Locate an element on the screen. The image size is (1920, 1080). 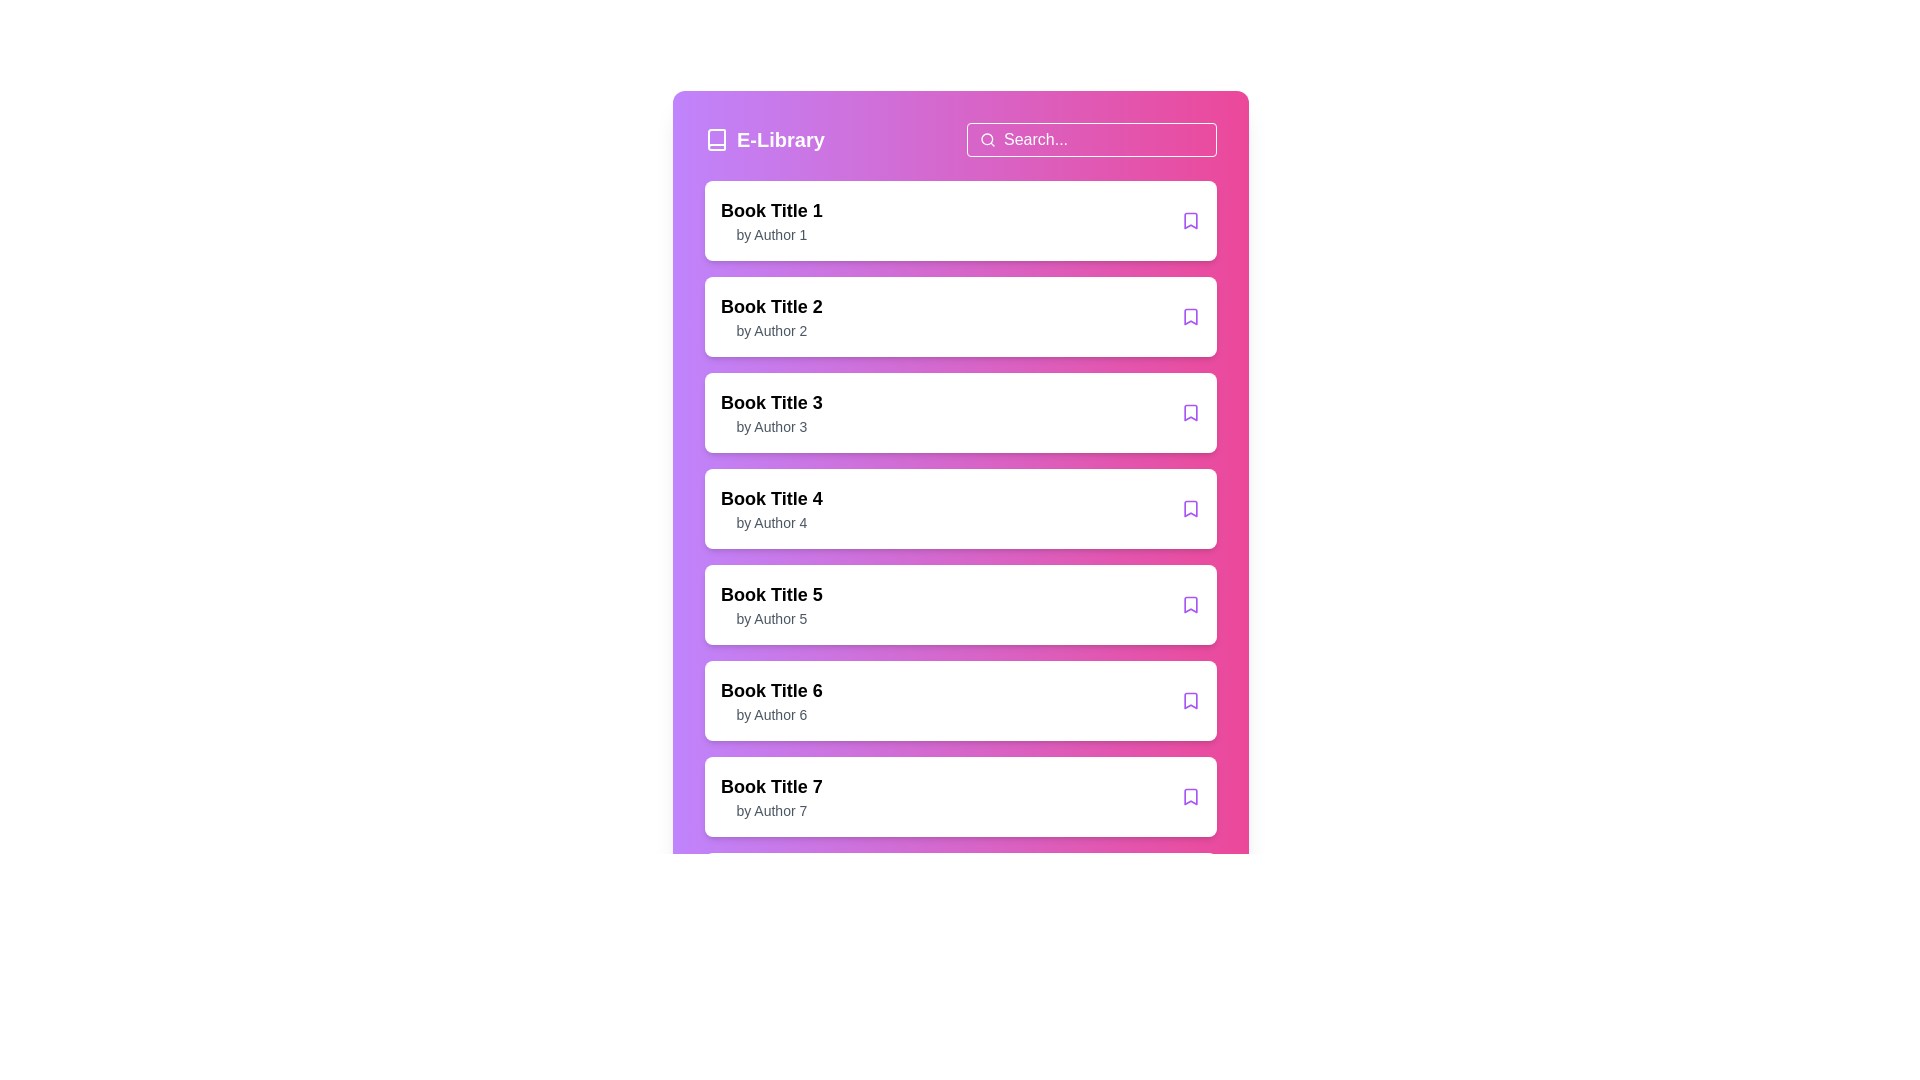
the author information displayed is located at coordinates (770, 617).